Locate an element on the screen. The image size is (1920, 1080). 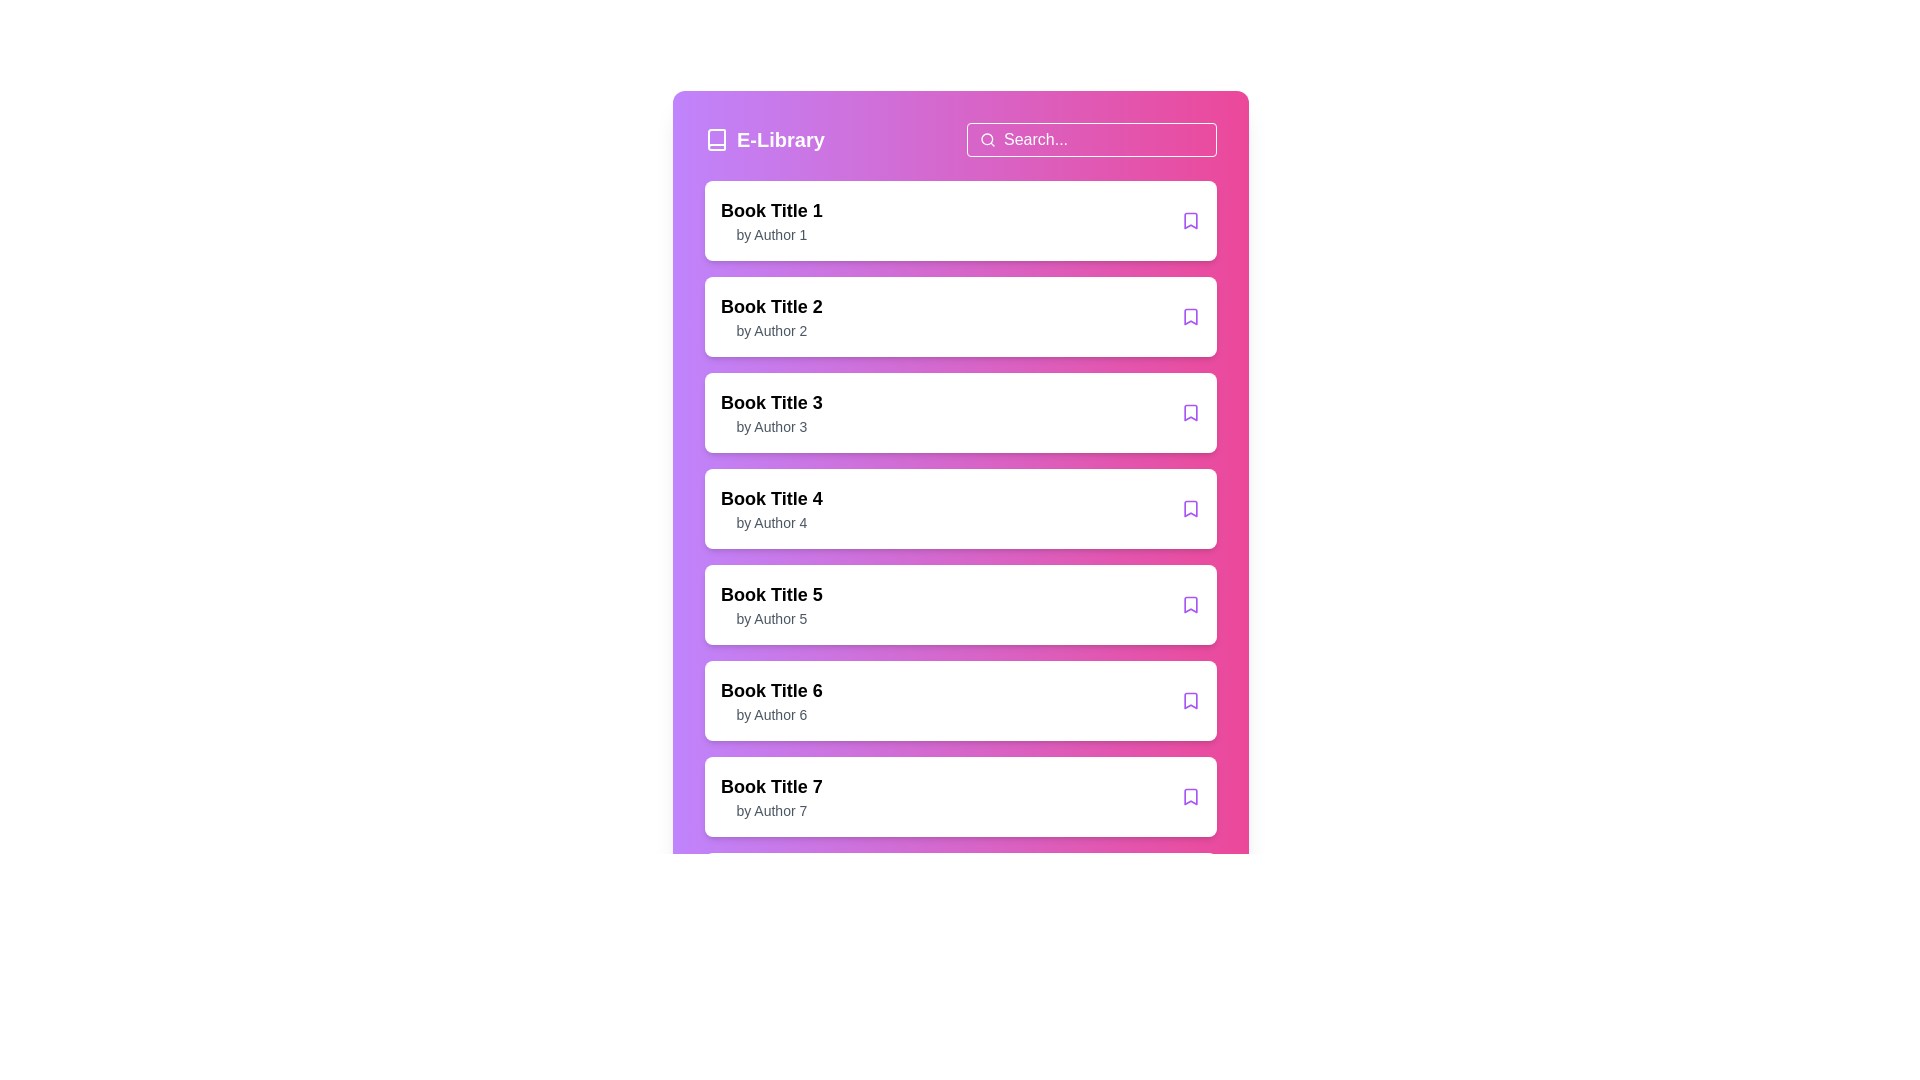
the author information displayed is located at coordinates (770, 617).